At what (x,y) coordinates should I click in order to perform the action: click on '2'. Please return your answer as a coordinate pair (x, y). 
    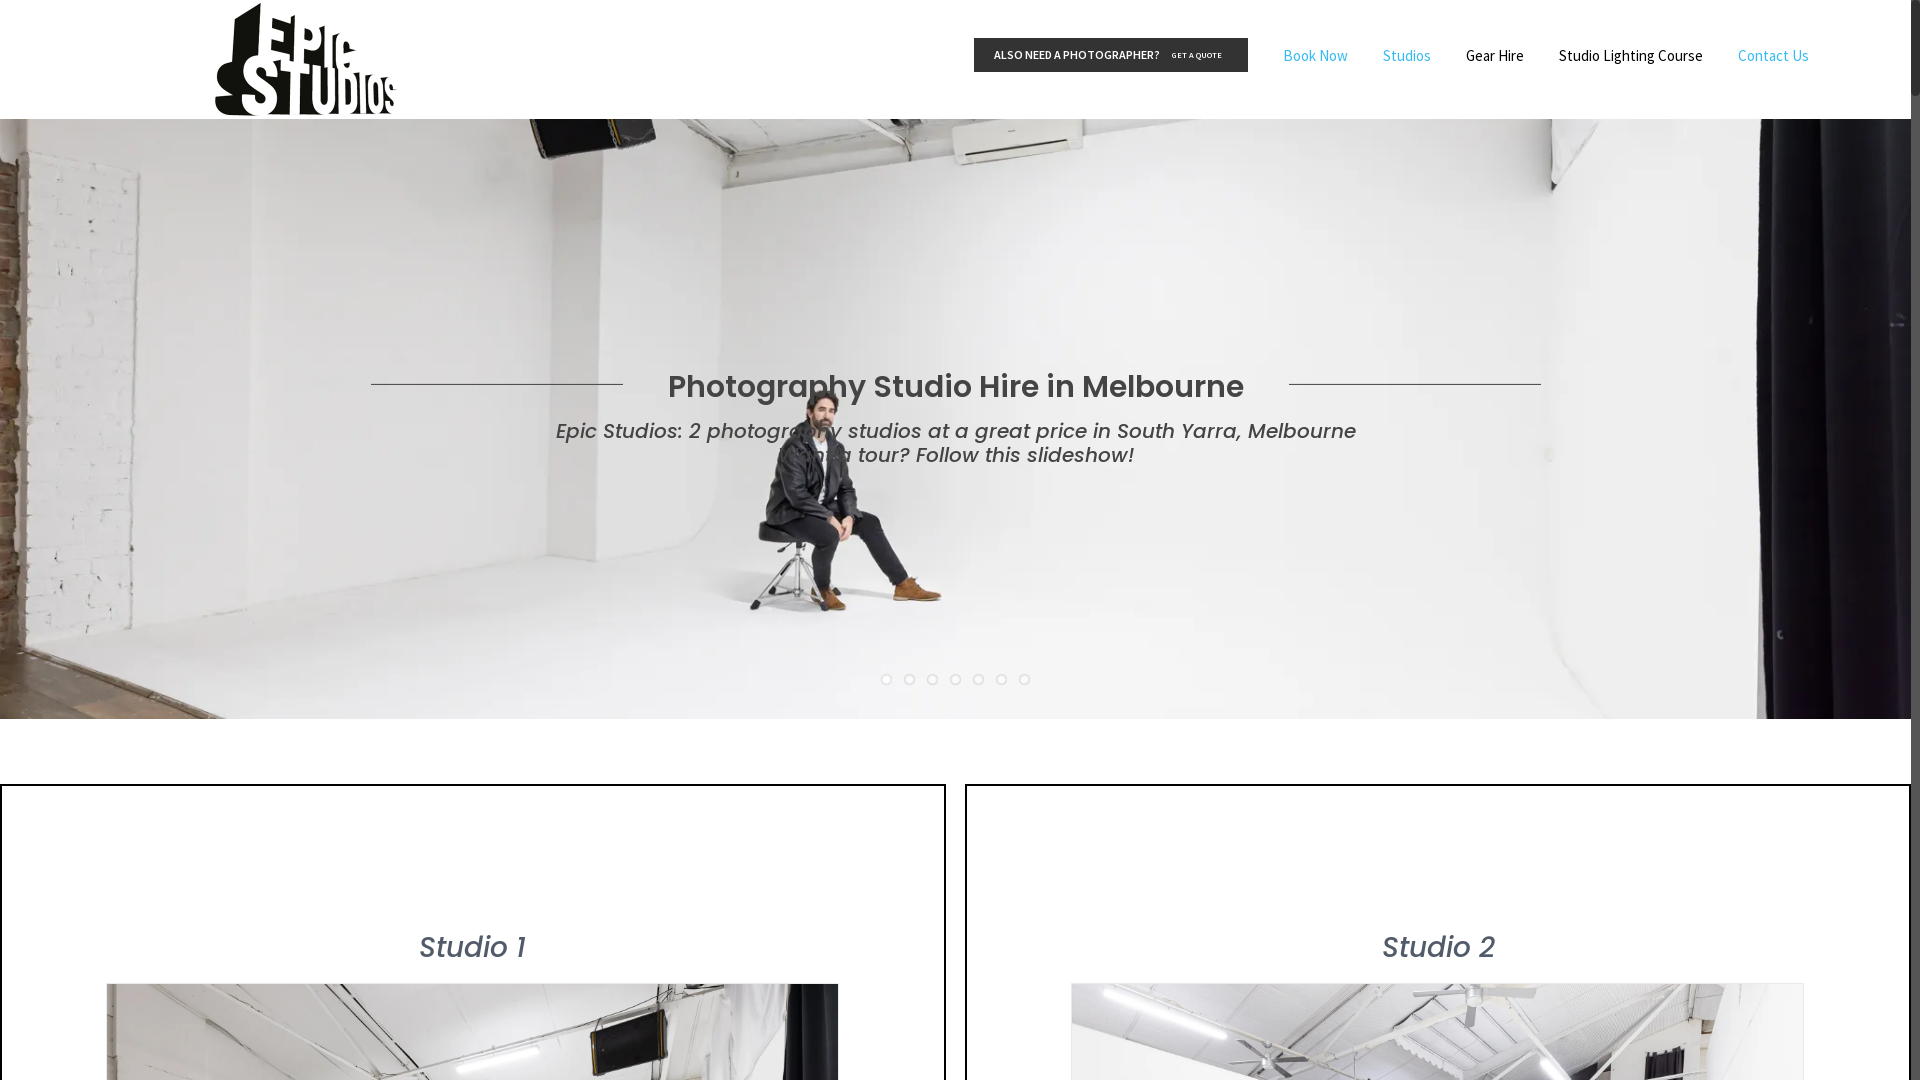
    Looking at the image, I should click on (902, 678).